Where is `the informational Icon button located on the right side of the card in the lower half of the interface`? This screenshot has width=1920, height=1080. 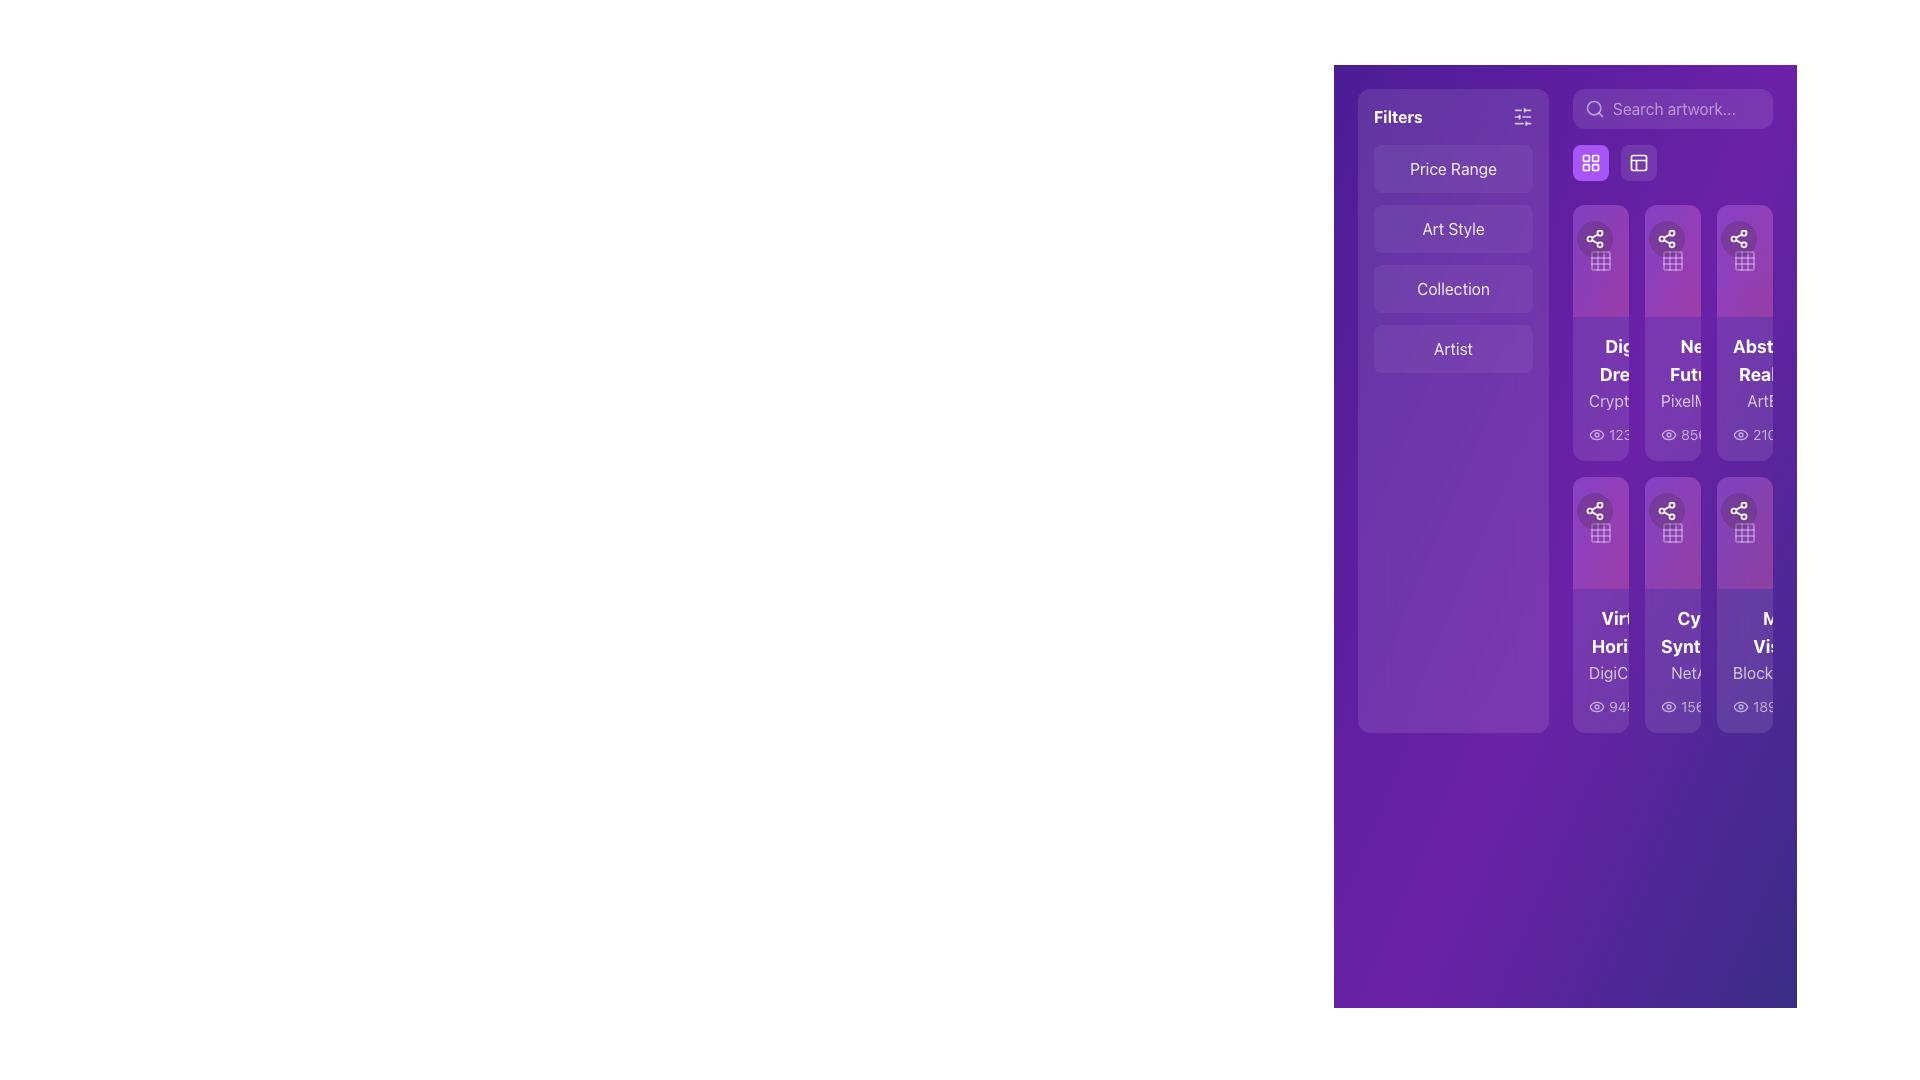 the informational Icon button located on the right side of the card in the lower half of the interface is located at coordinates (1685, 434).